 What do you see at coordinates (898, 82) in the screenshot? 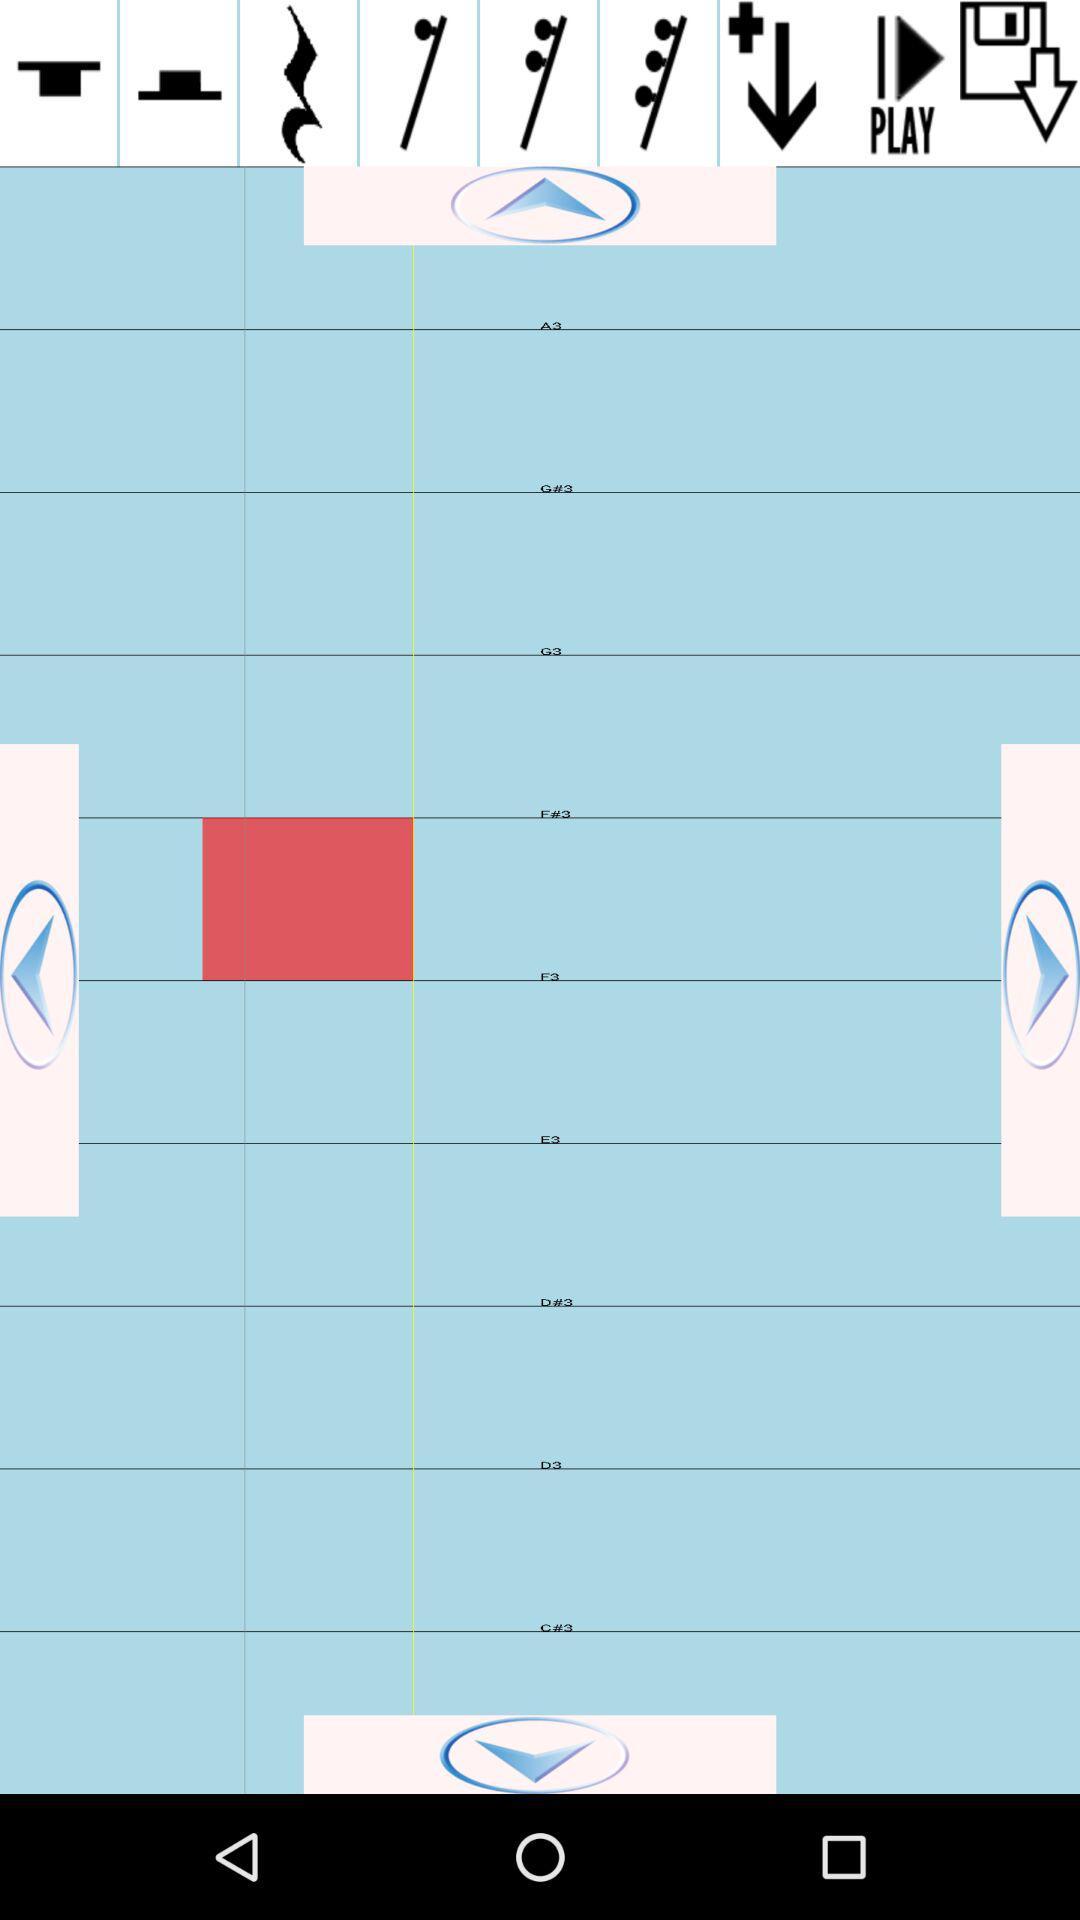
I see `option` at bounding box center [898, 82].